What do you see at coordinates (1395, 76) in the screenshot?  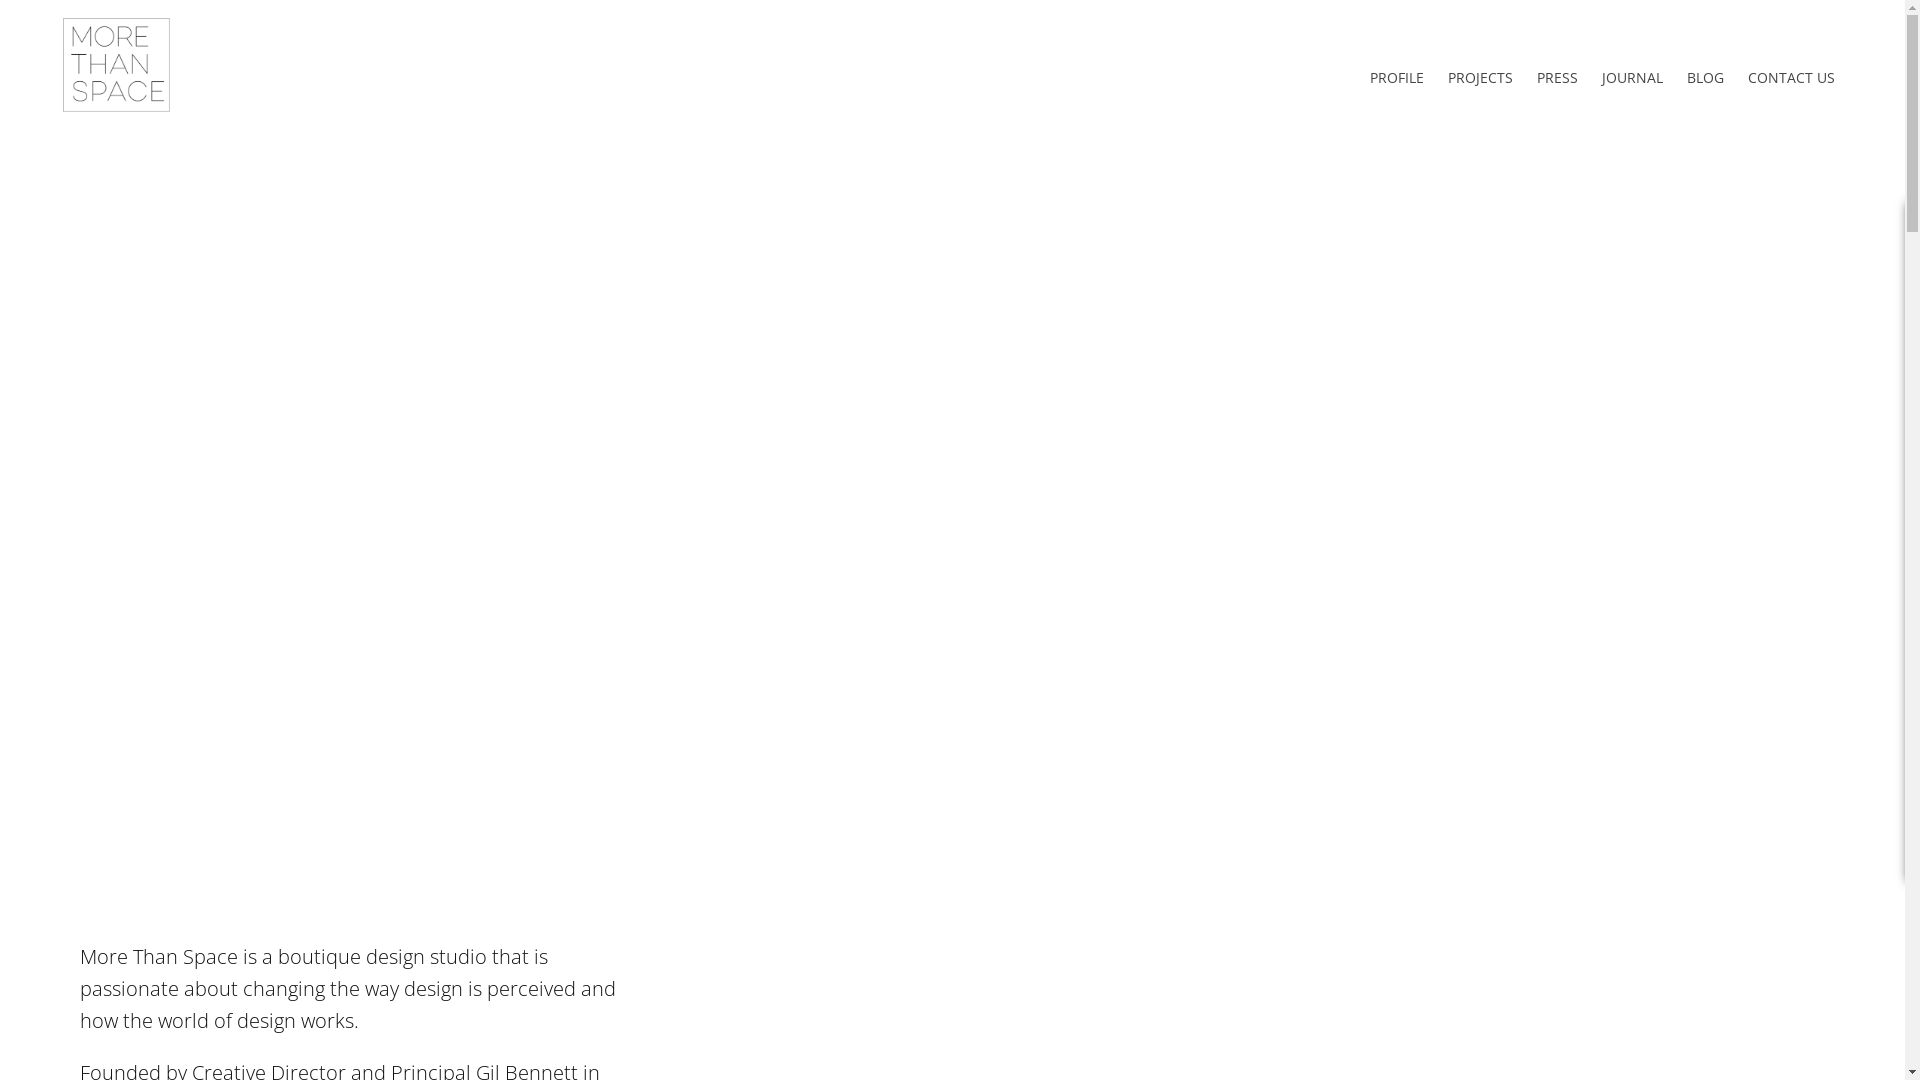 I see `'PROFILE'` at bounding box center [1395, 76].